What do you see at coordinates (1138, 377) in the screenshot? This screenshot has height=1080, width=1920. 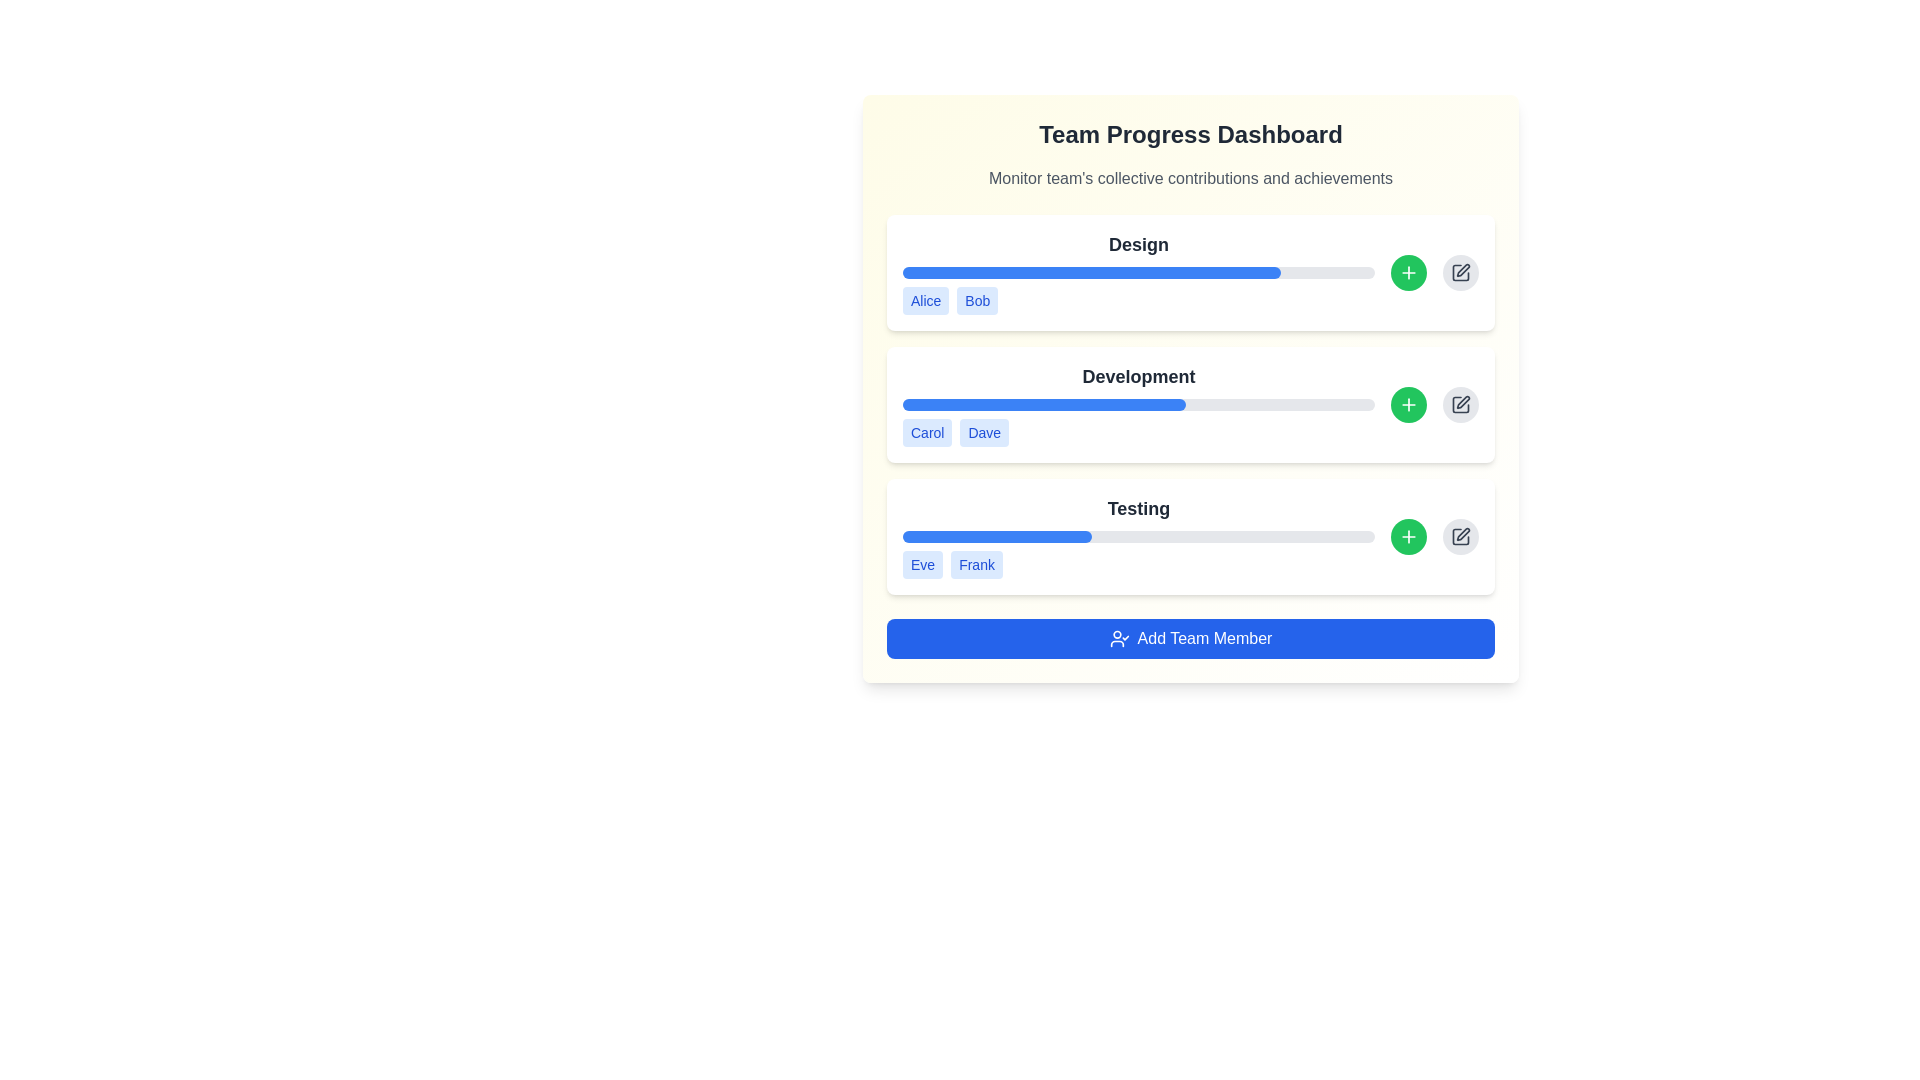 I see `the 'Development' section title text label on the progress dashboard, which is positioned above the horizontal progress bar and below the 'Design' heading` at bounding box center [1138, 377].